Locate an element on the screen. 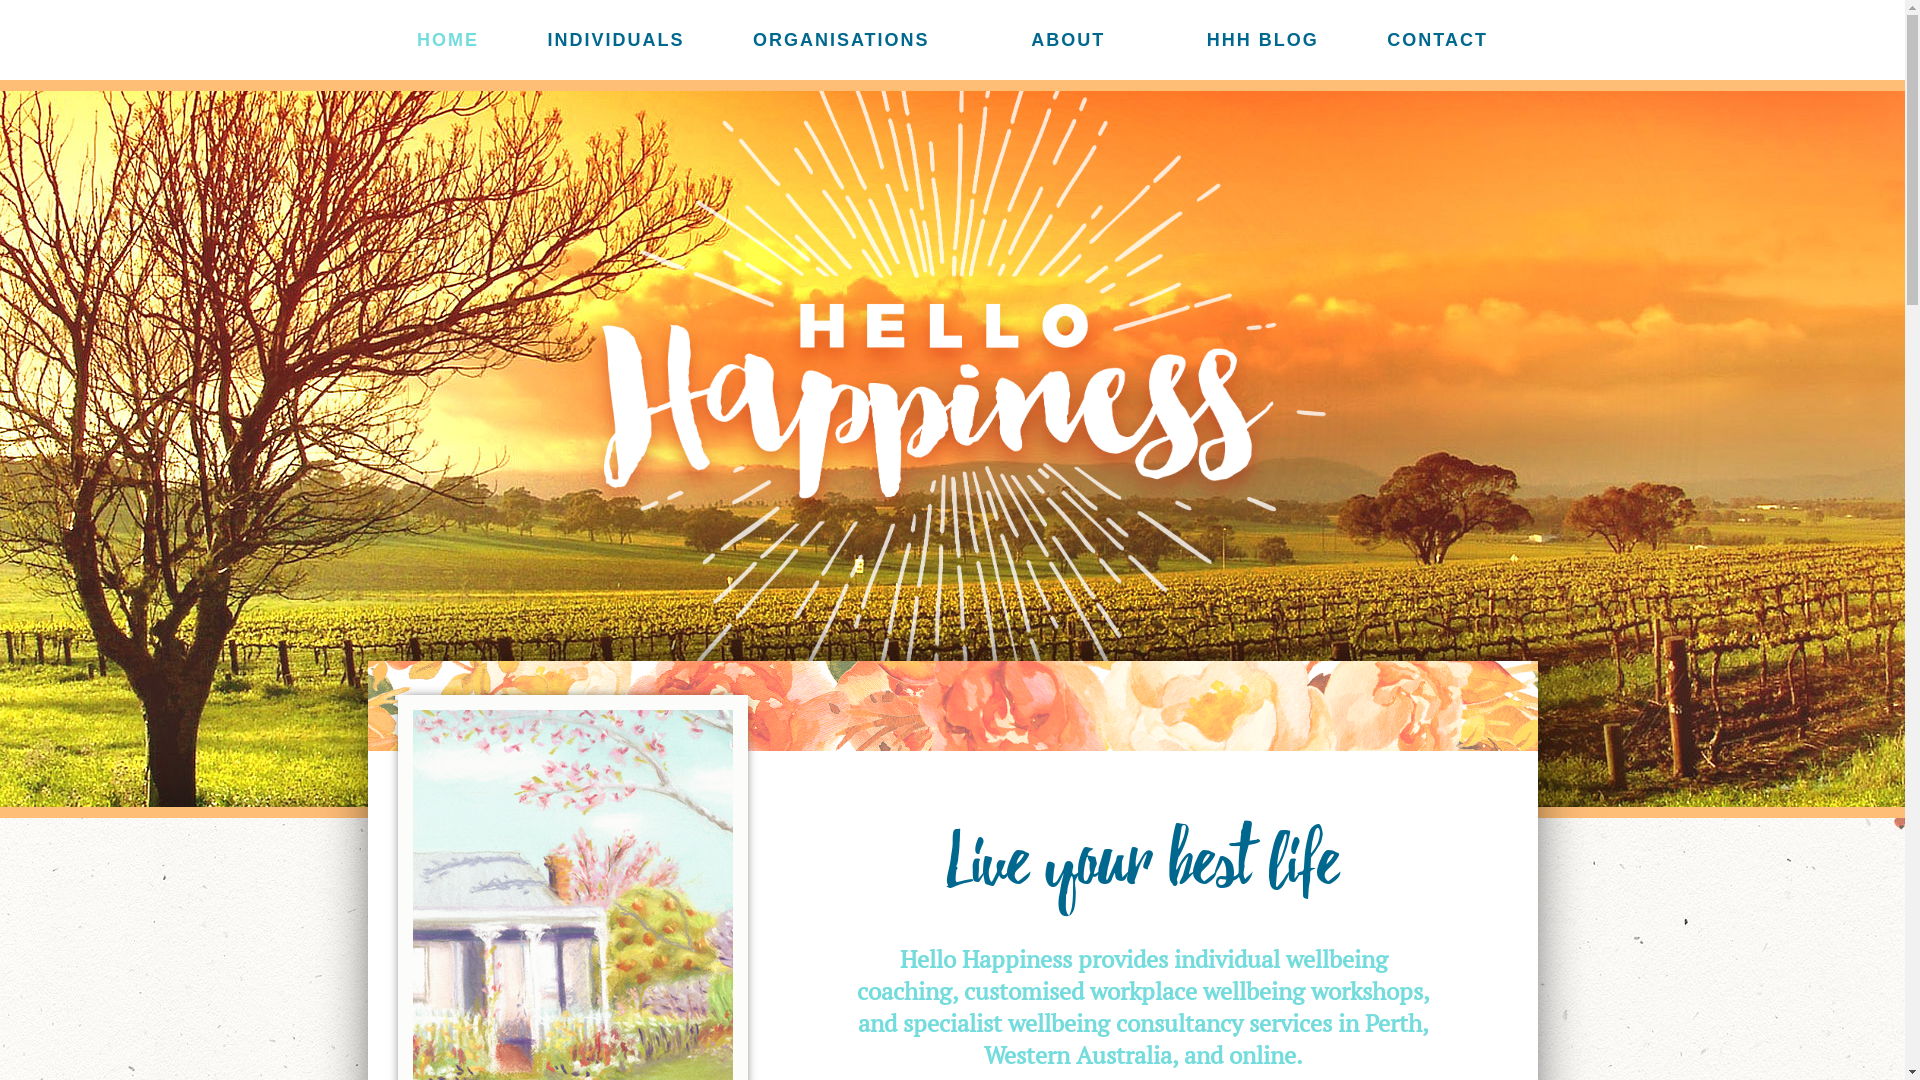 The height and width of the screenshot is (1080, 1920). 'CONTACT' is located at coordinates (1436, 40).